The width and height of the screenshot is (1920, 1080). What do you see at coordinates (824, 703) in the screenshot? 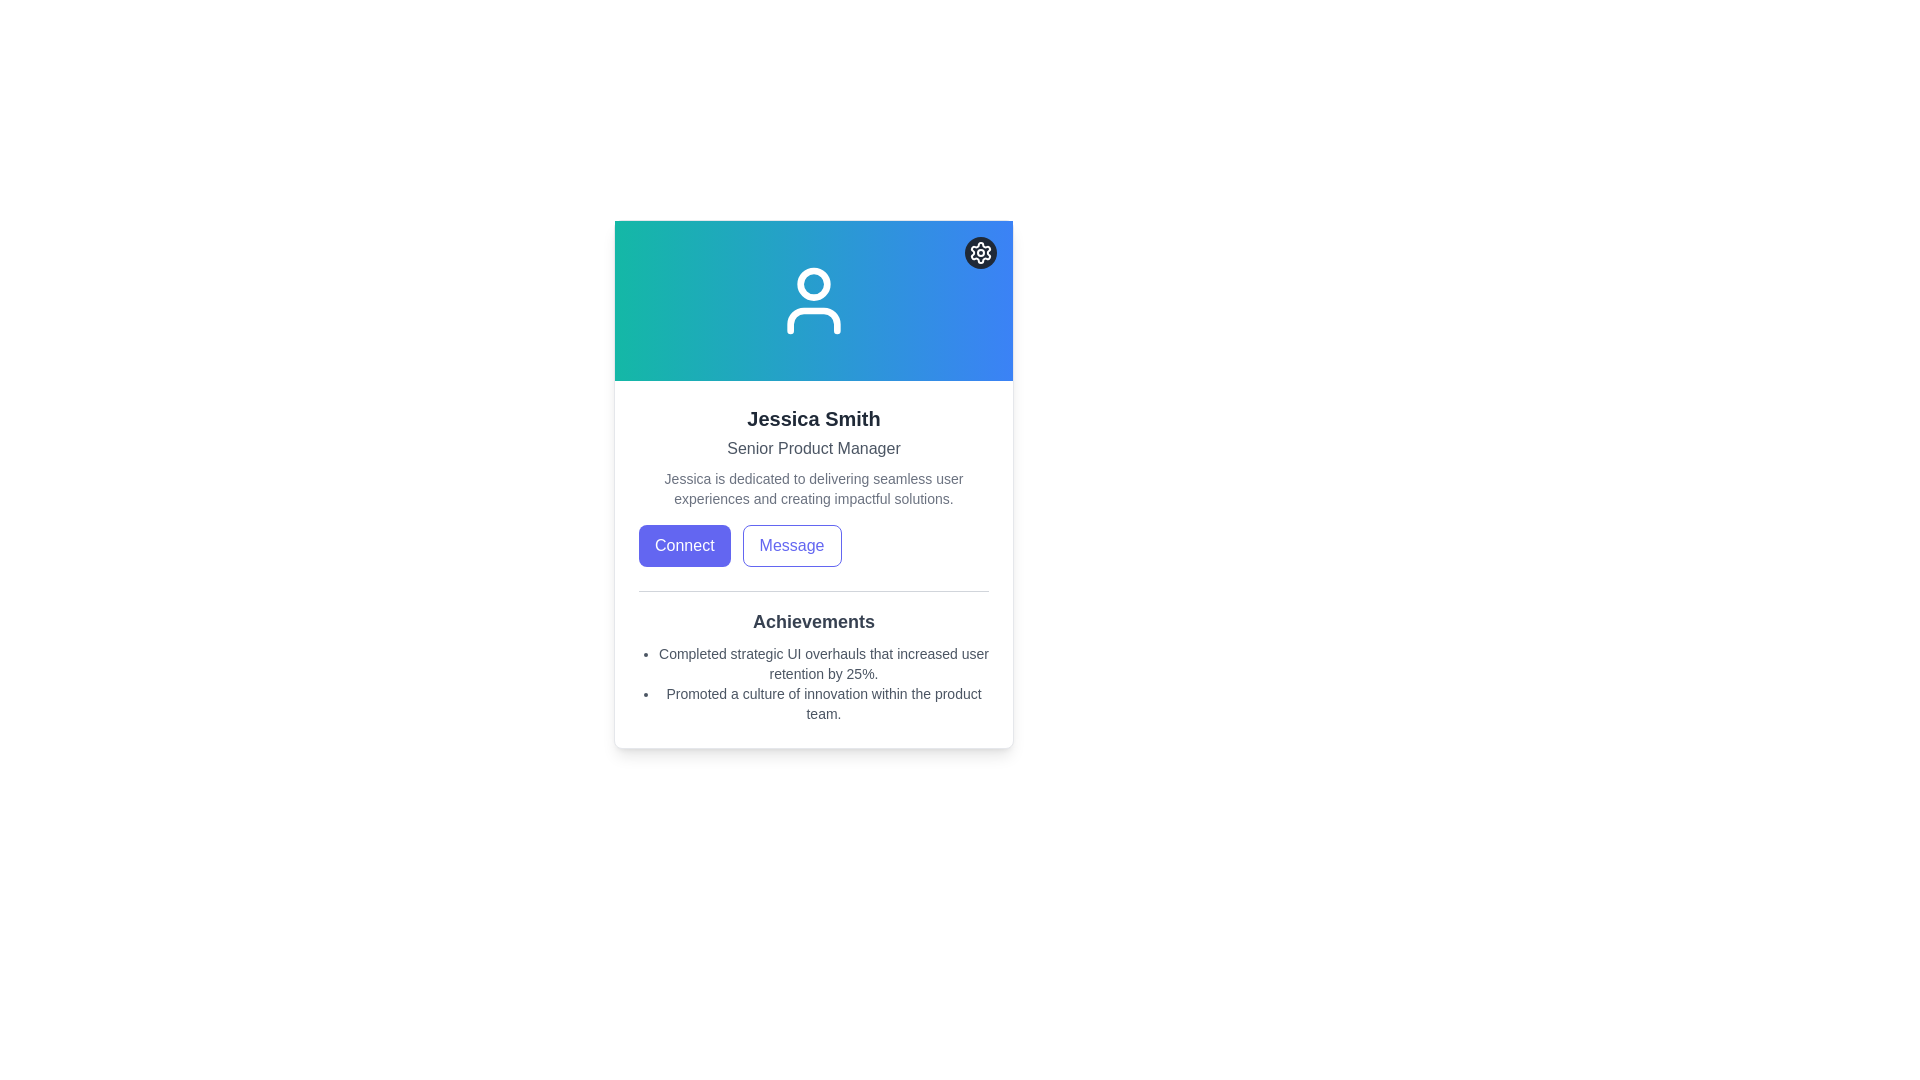
I see `the second bullet point in the 'Achievements' section that highlights a professional achievement in an individual's profile or resume` at bounding box center [824, 703].